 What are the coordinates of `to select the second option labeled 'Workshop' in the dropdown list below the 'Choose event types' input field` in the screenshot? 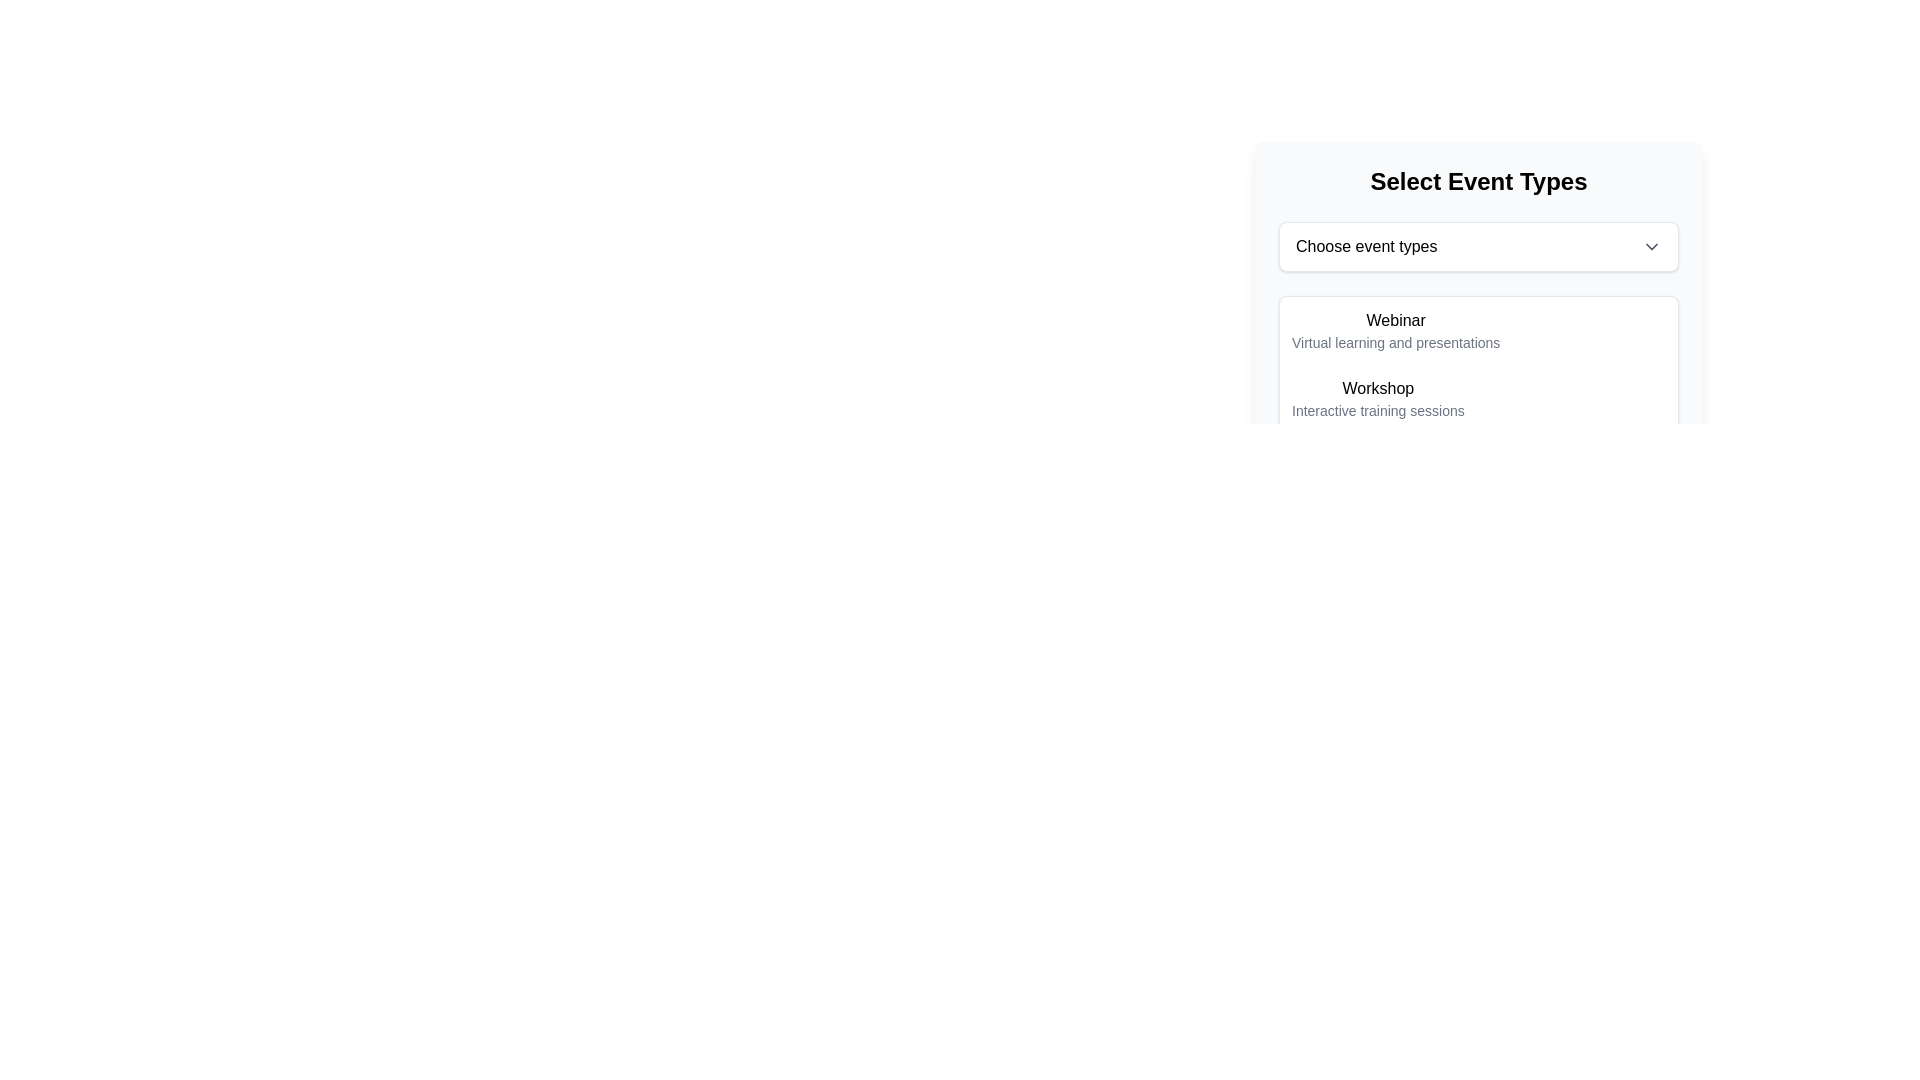 It's located at (1478, 398).